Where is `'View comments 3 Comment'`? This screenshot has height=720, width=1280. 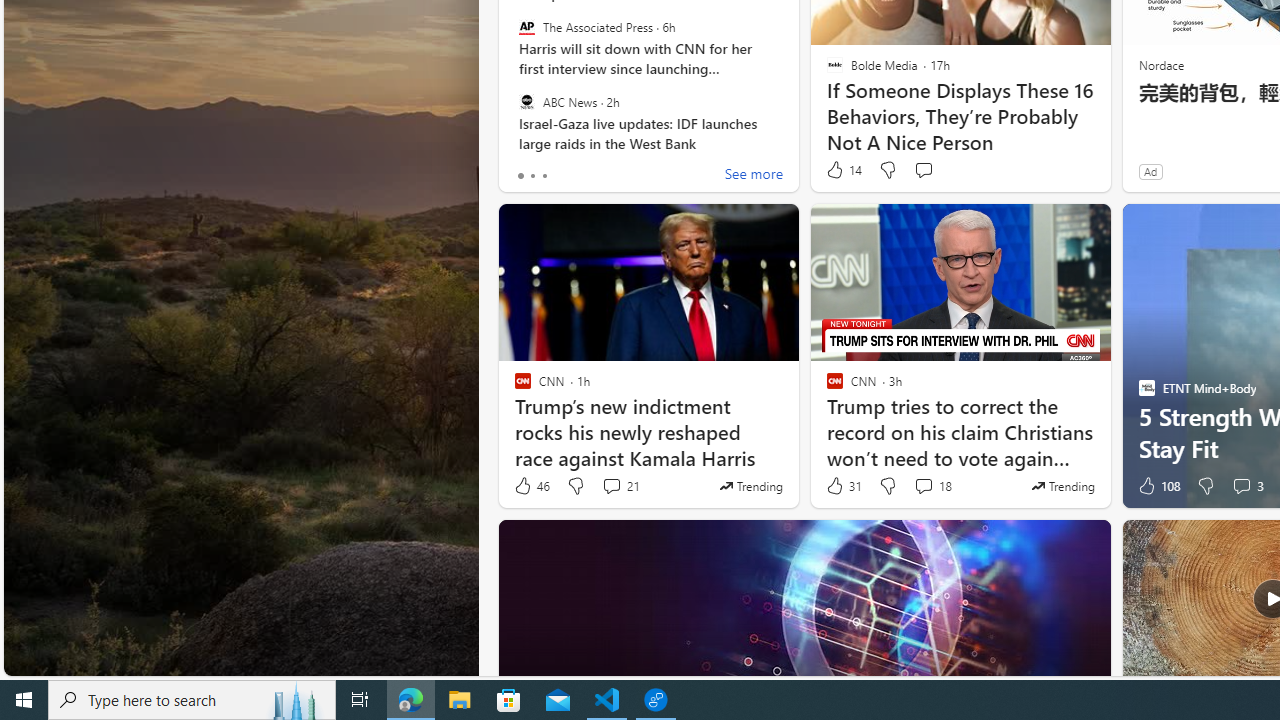 'View comments 3 Comment' is located at coordinates (1240, 486).